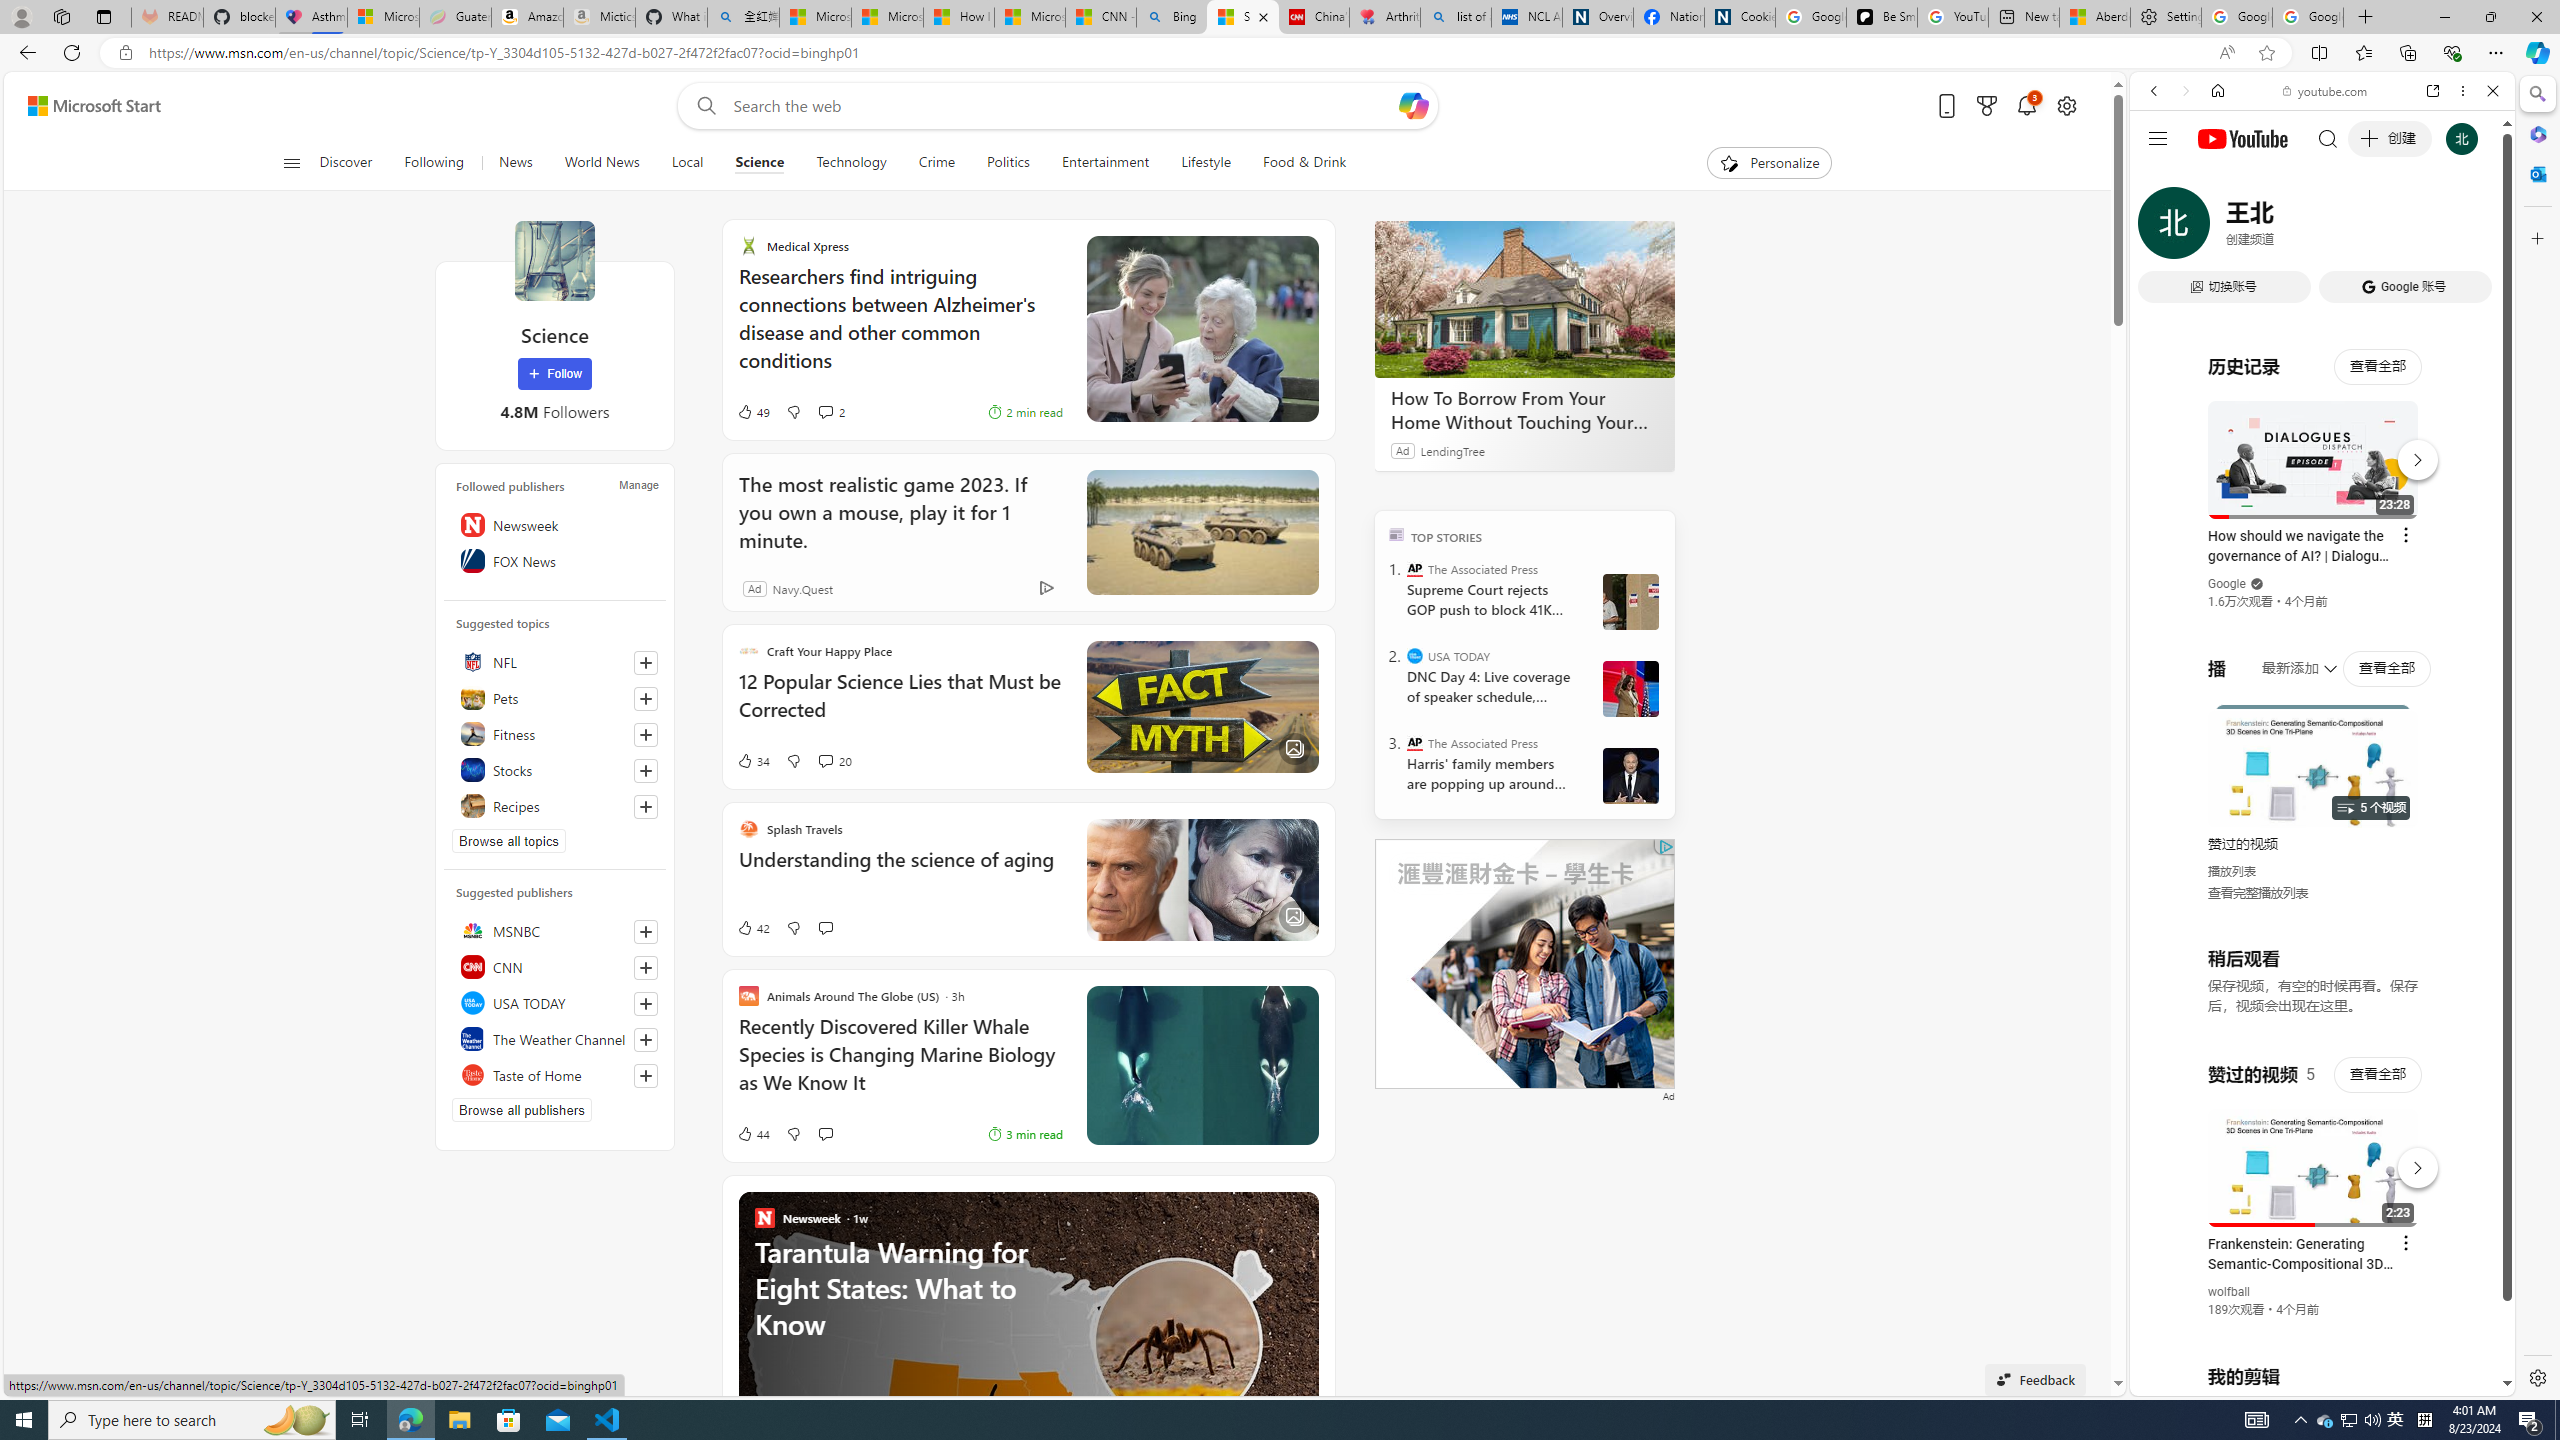 This screenshot has height=1440, width=2560. I want to click on 'Dislike', so click(792, 1133).